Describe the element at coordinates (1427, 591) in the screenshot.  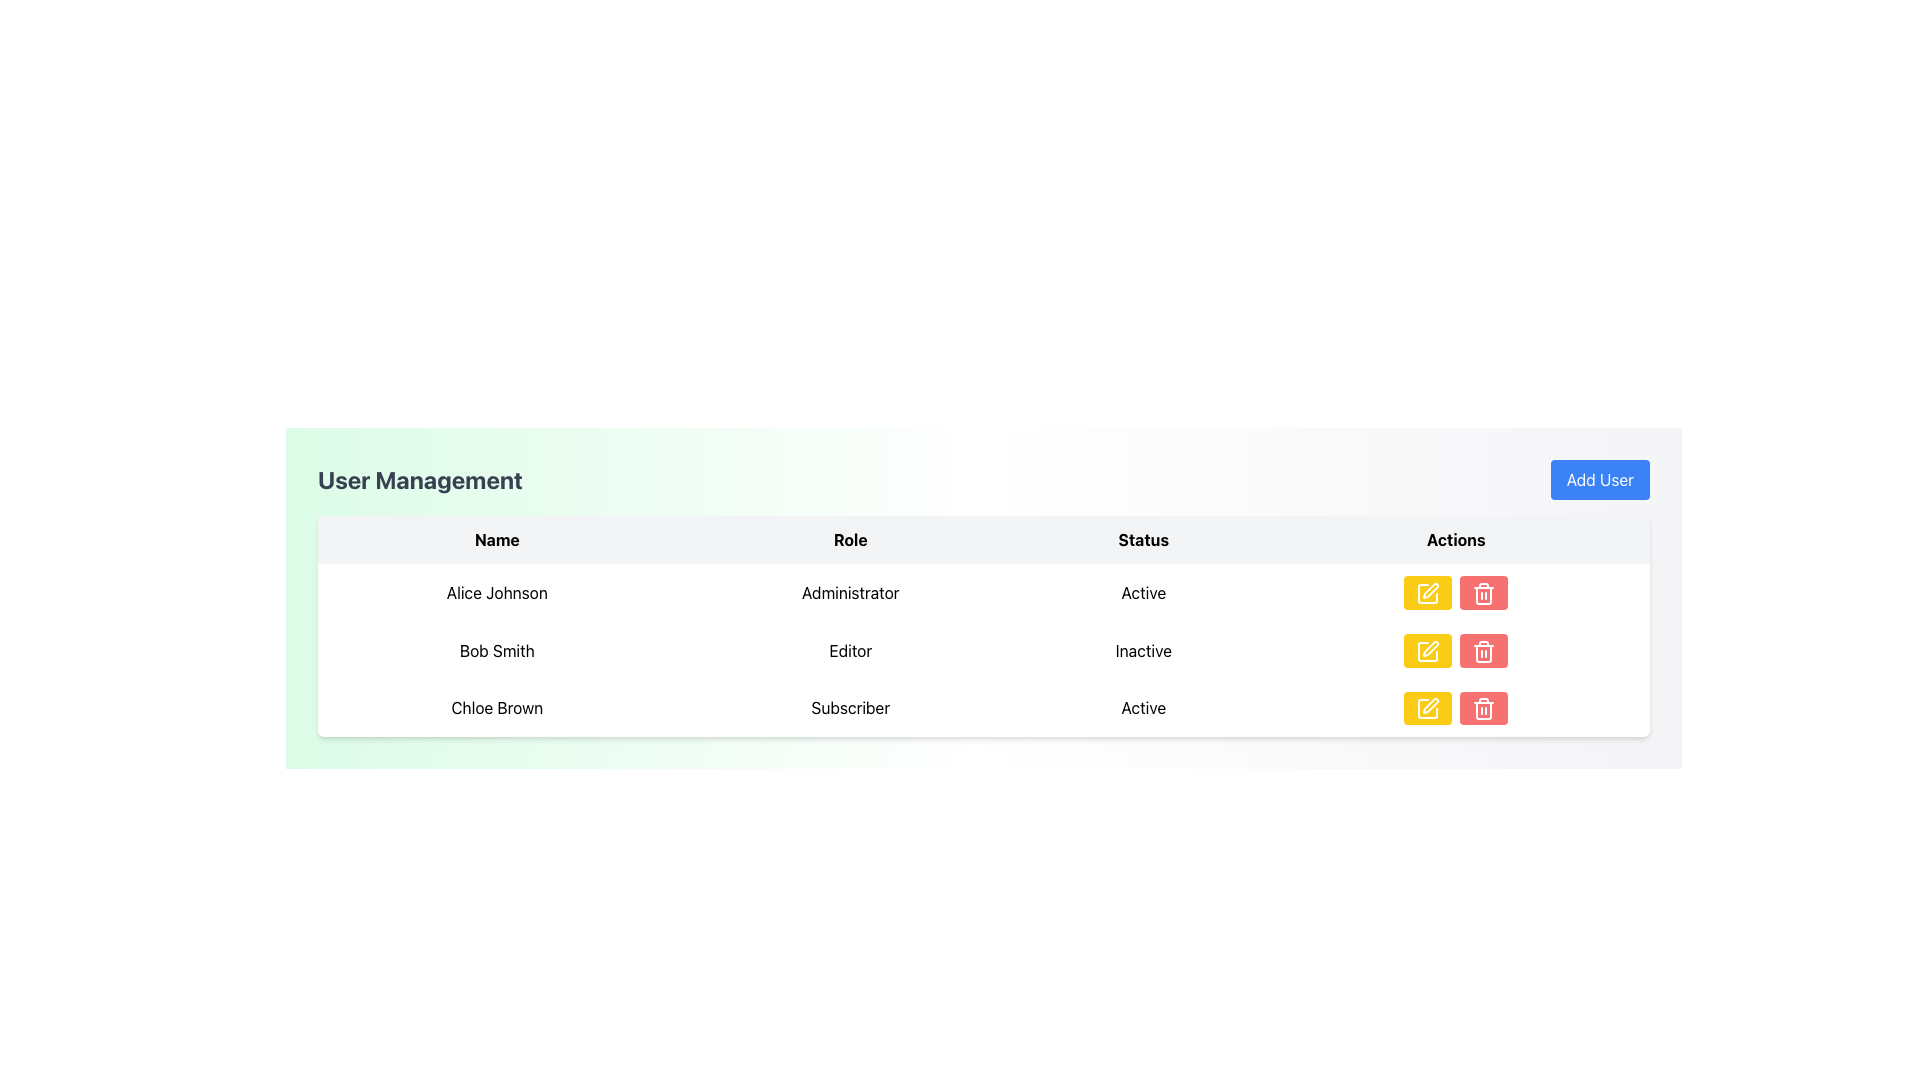
I see `the edit button in the 'Actions' column of the first row in the user table` at that location.